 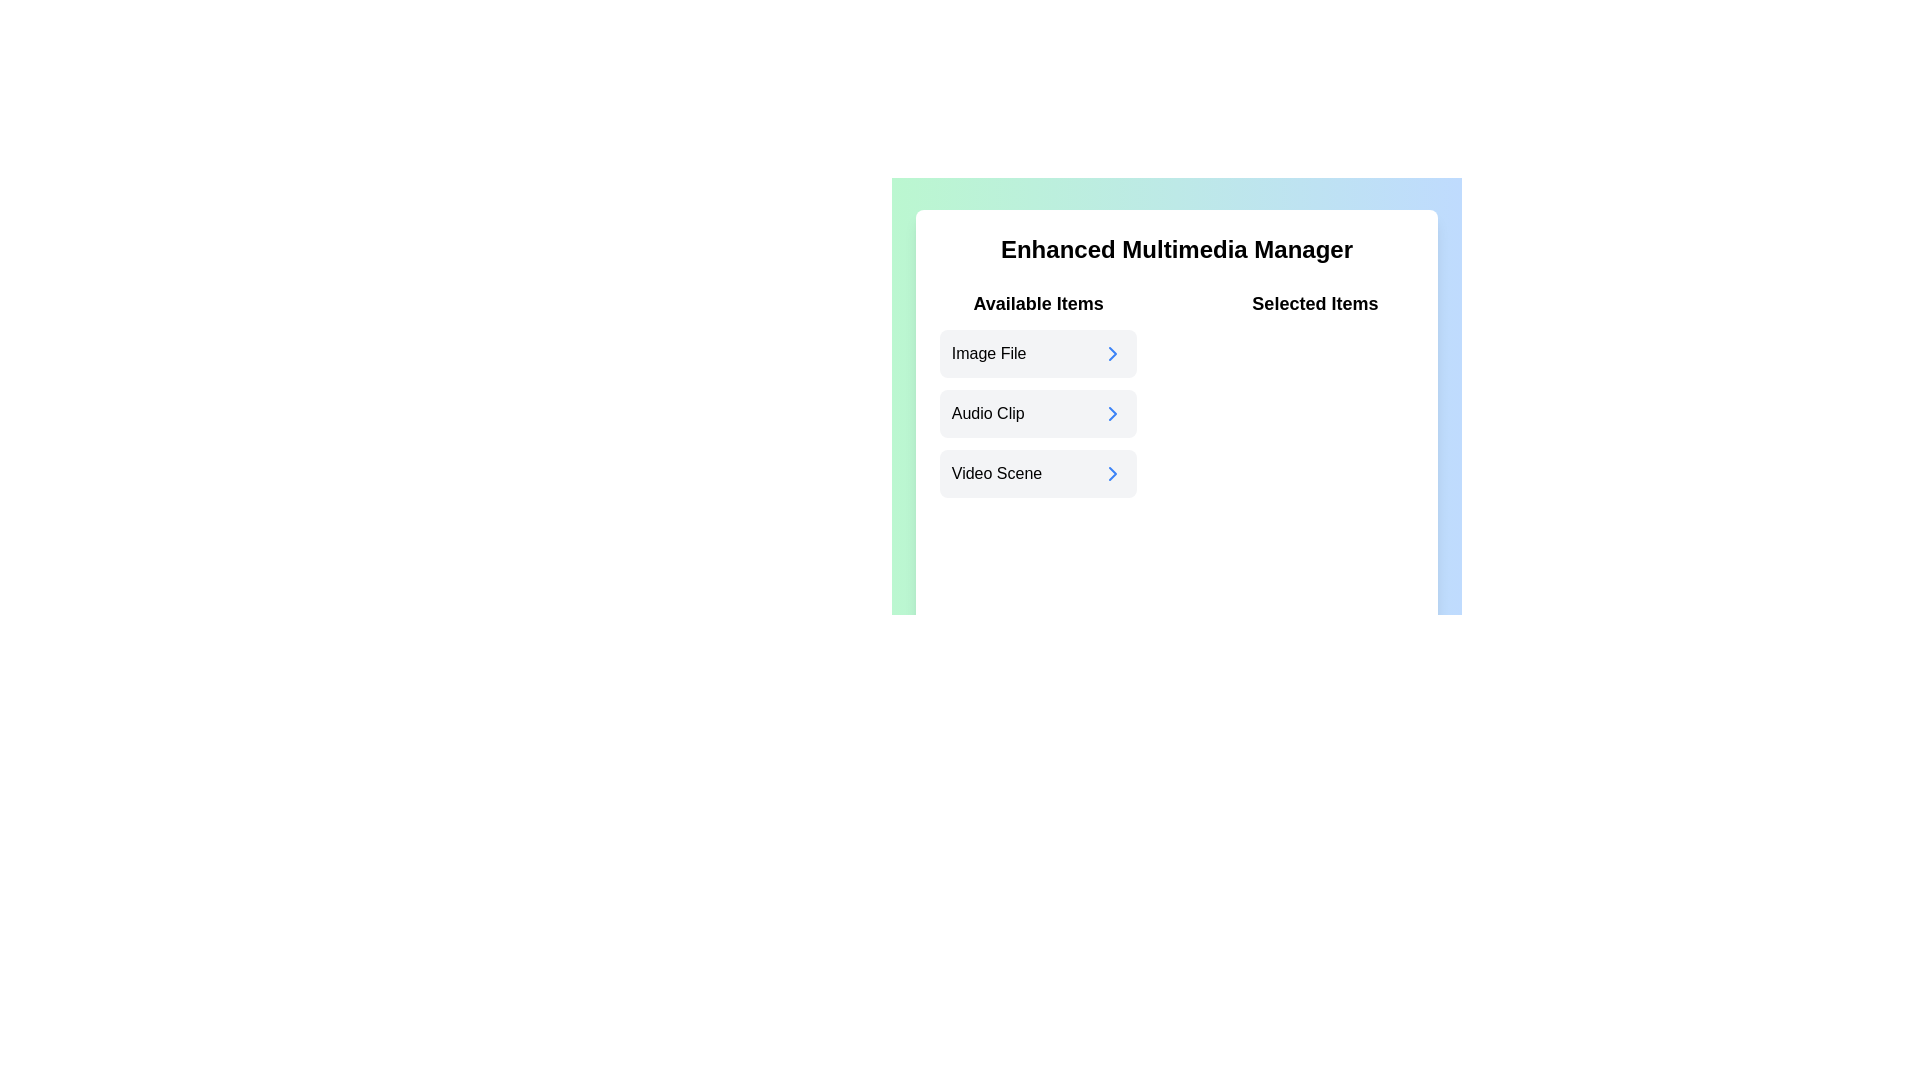 I want to click on the text label displaying 'Available Items', which is styled in bold and larger font, located at the top of the vertical list of items, so click(x=1038, y=304).